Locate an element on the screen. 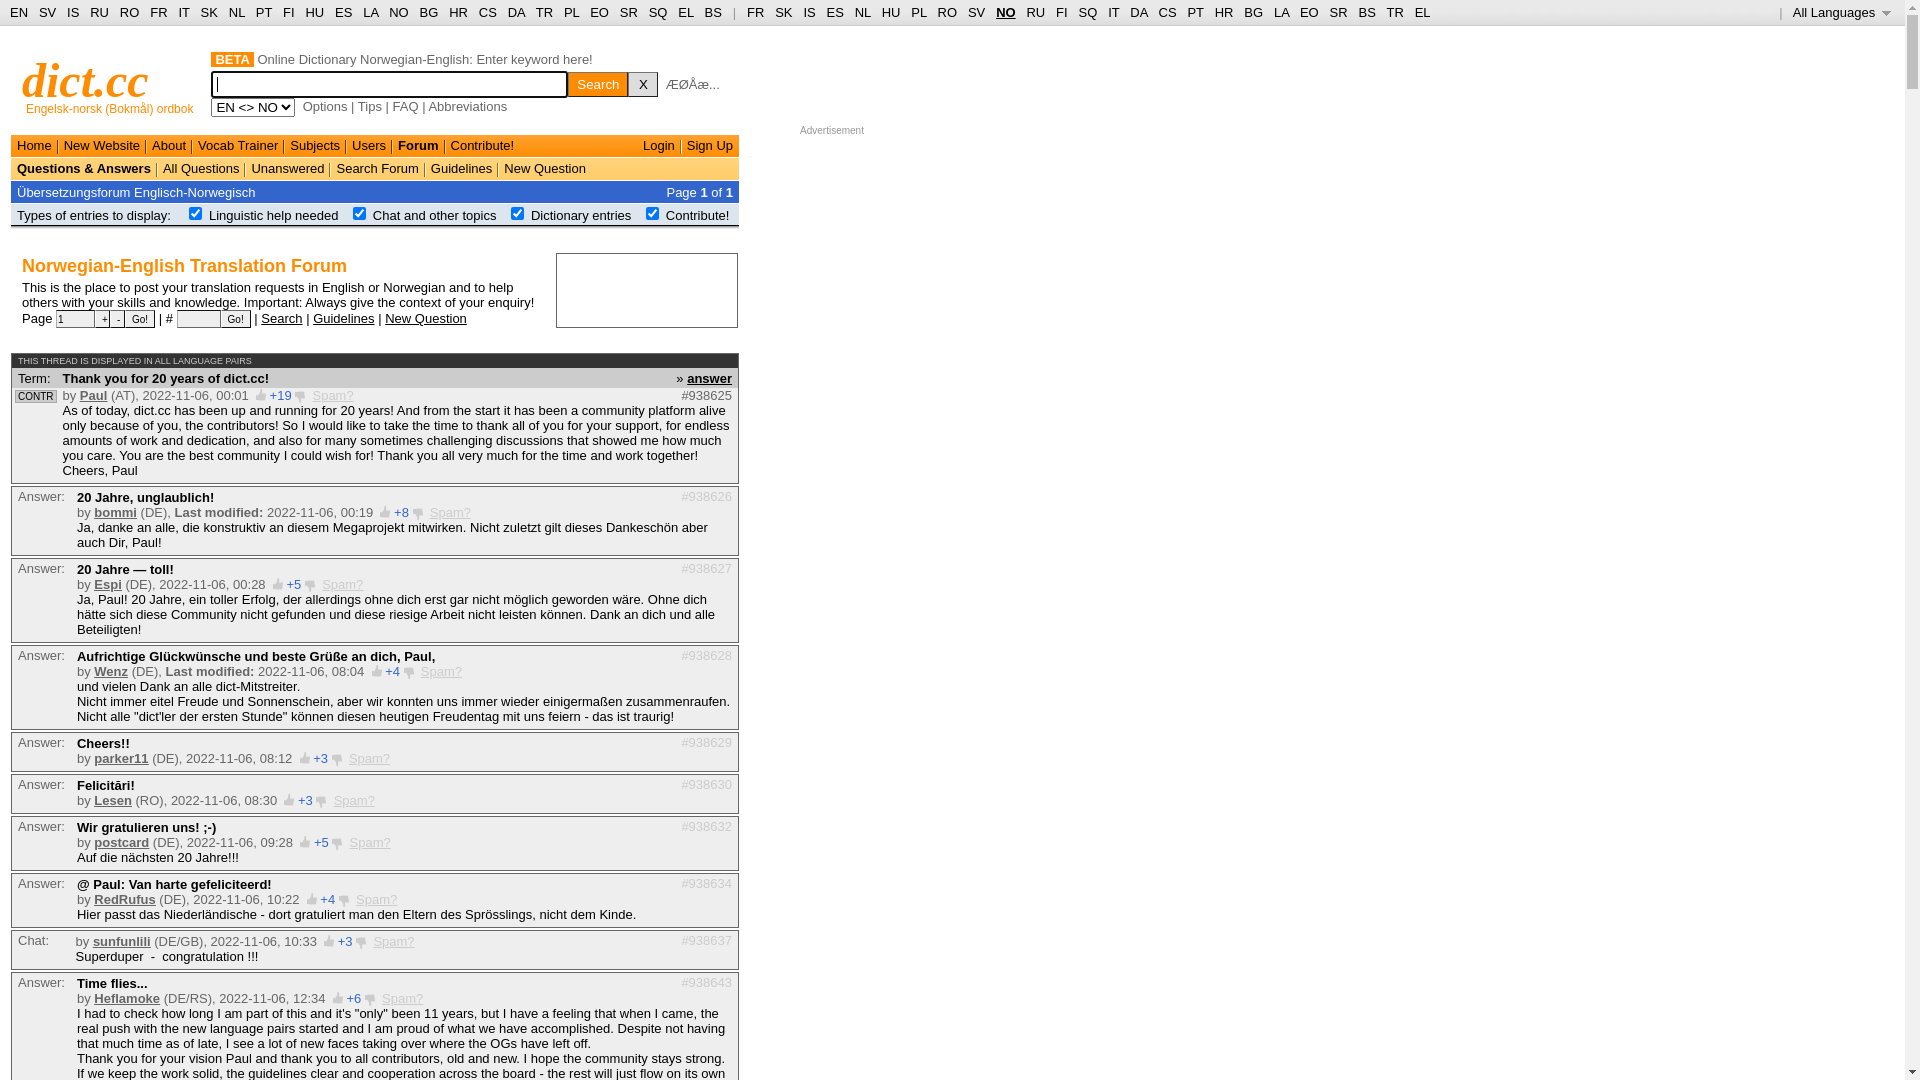 The height and width of the screenshot is (1080, 1920). '#938637' is located at coordinates (706, 939).